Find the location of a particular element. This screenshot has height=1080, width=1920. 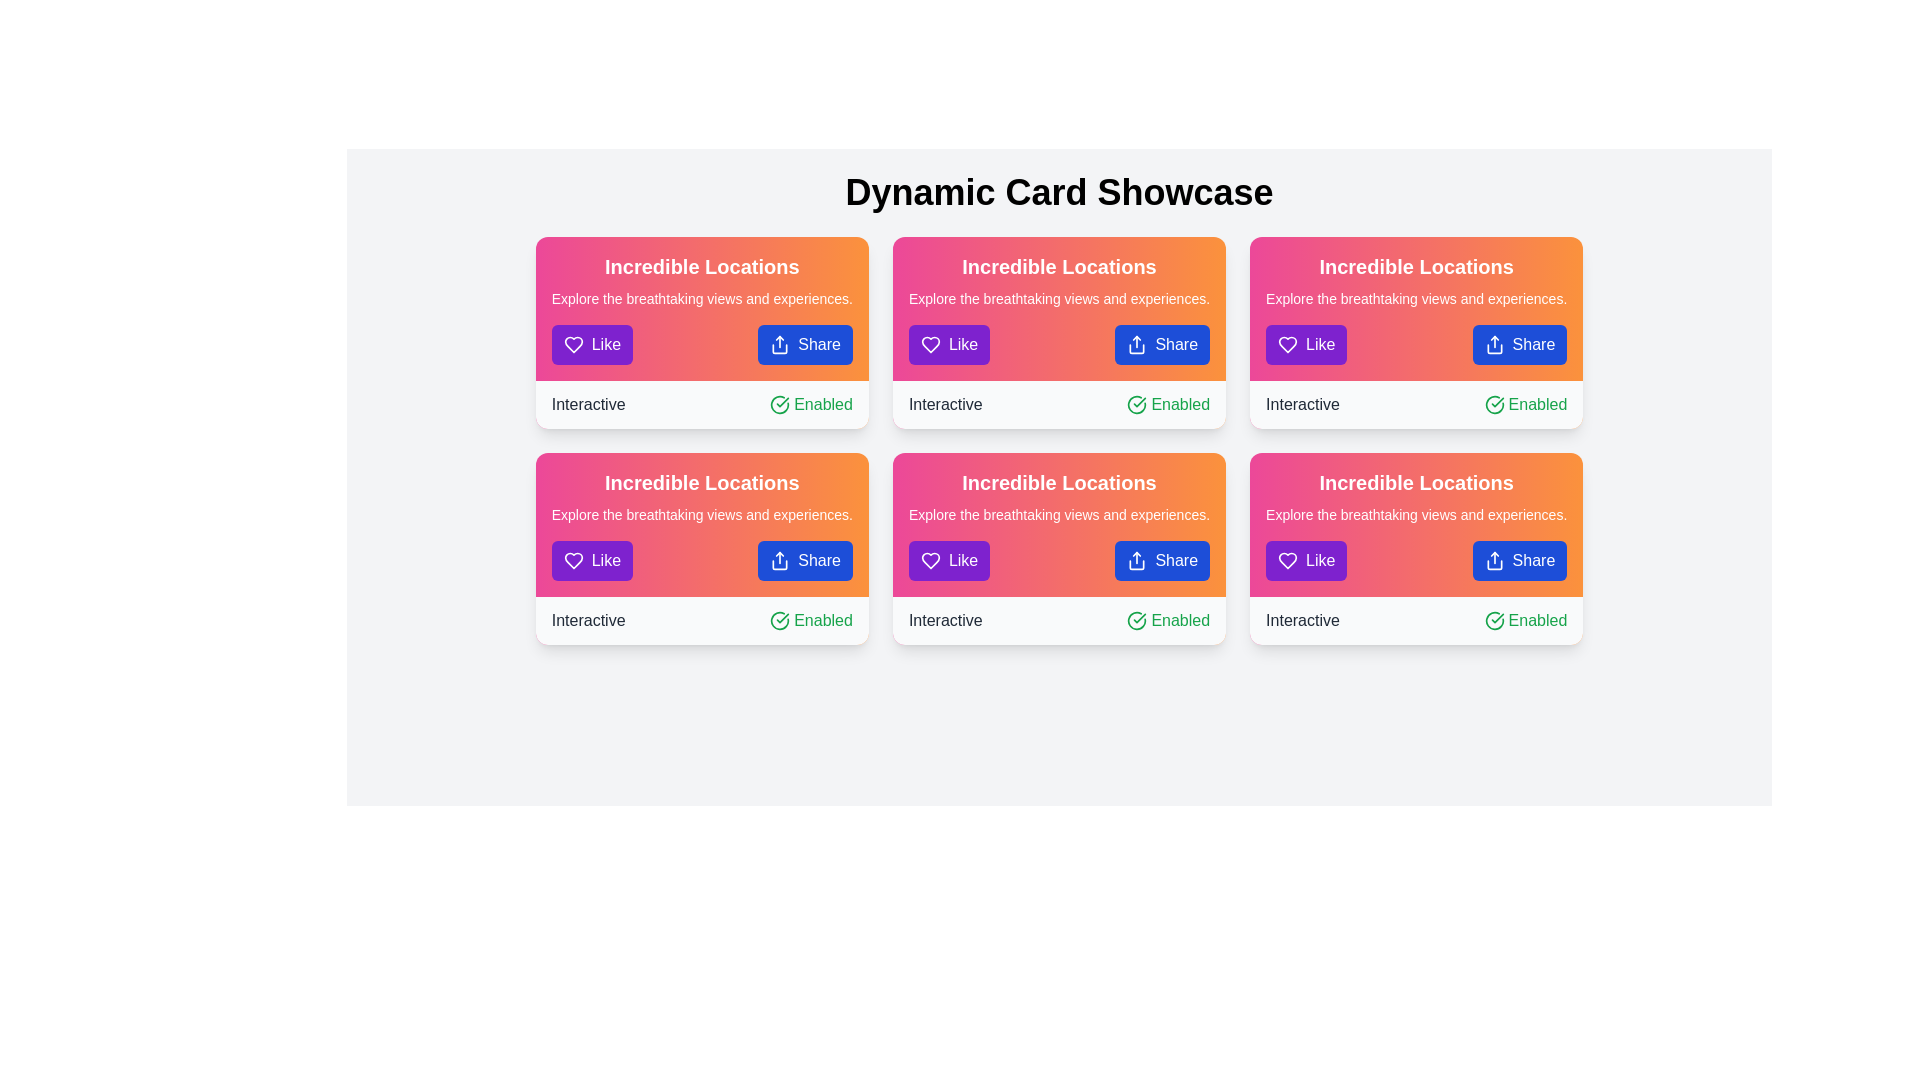

the status label indicating 'Enabled' in green color located in the lower-right corner of the 'Interactive' card is located at coordinates (1525, 620).